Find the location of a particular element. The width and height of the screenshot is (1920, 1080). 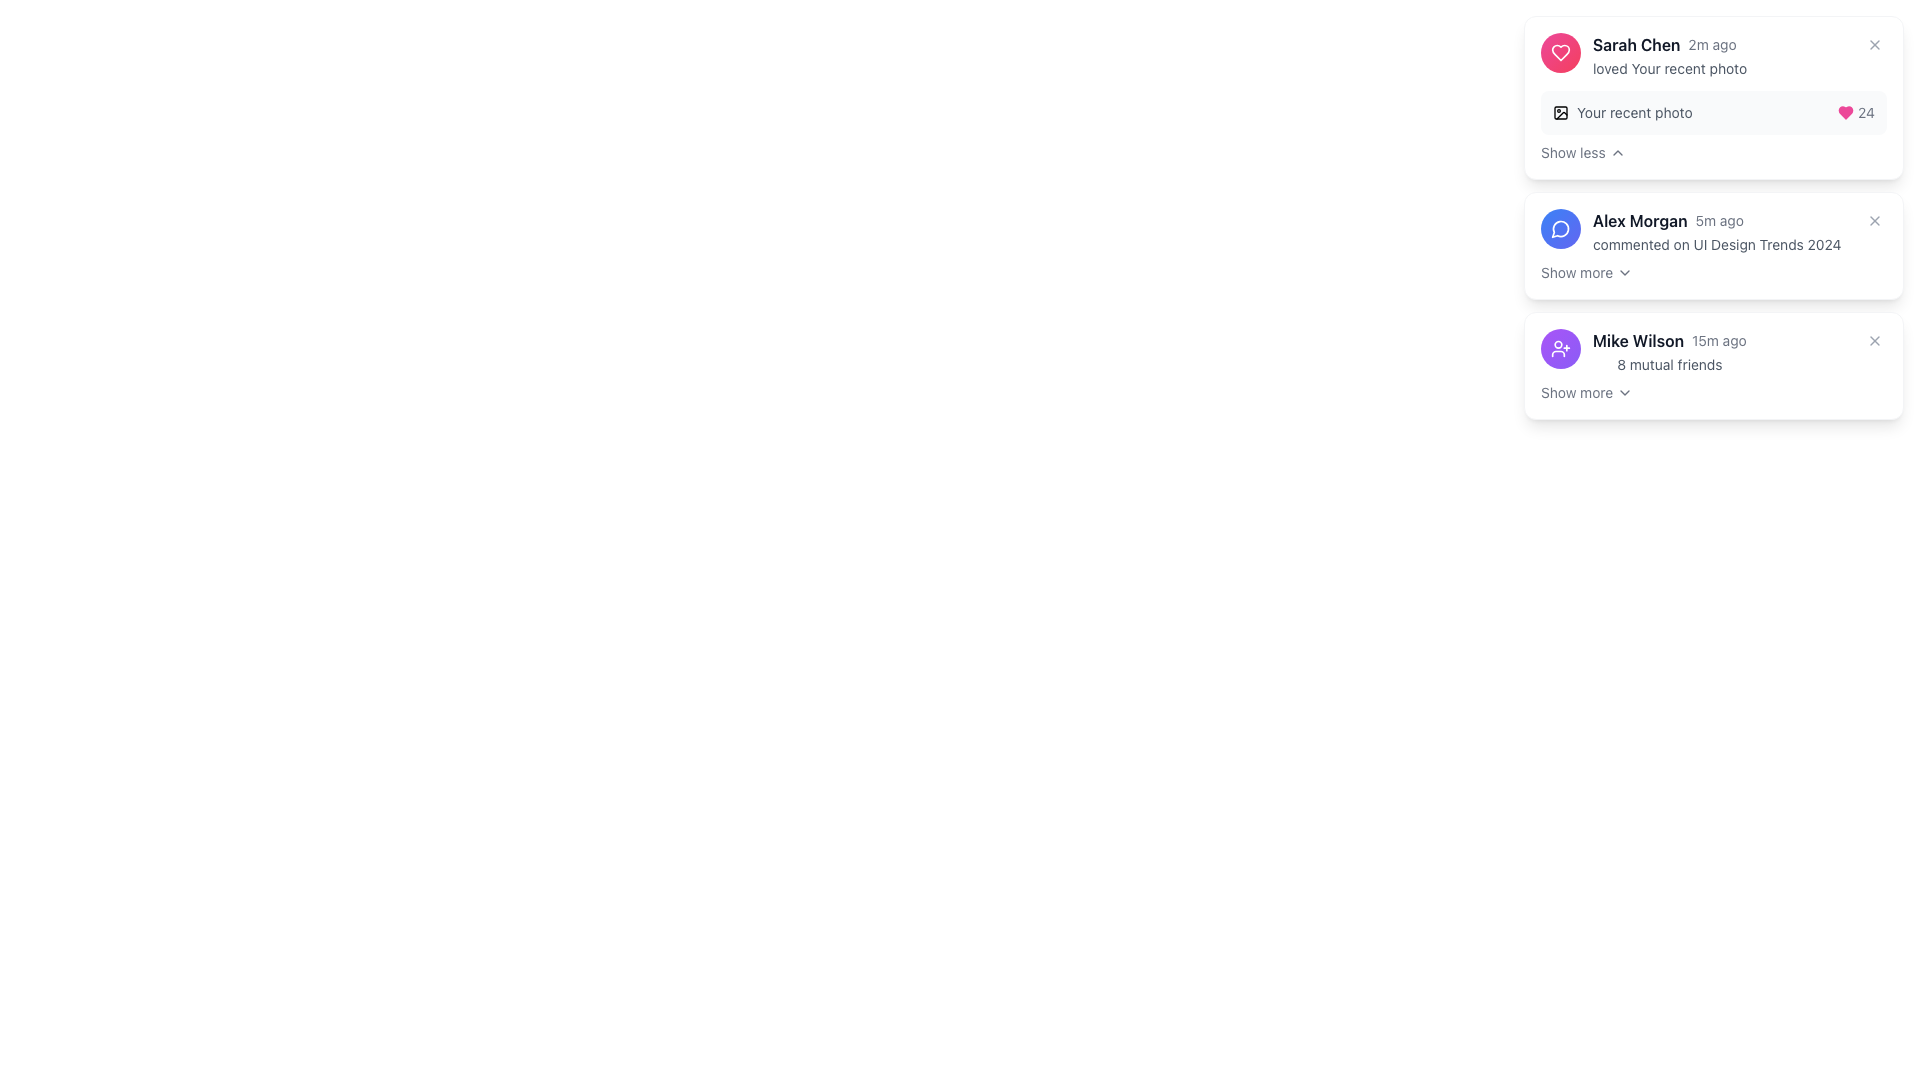

the 'Add User' icon, which is a user silhouette with a plus sign on a circular purple gradient background, located in the bottommost notification card is located at coordinates (1559, 347).